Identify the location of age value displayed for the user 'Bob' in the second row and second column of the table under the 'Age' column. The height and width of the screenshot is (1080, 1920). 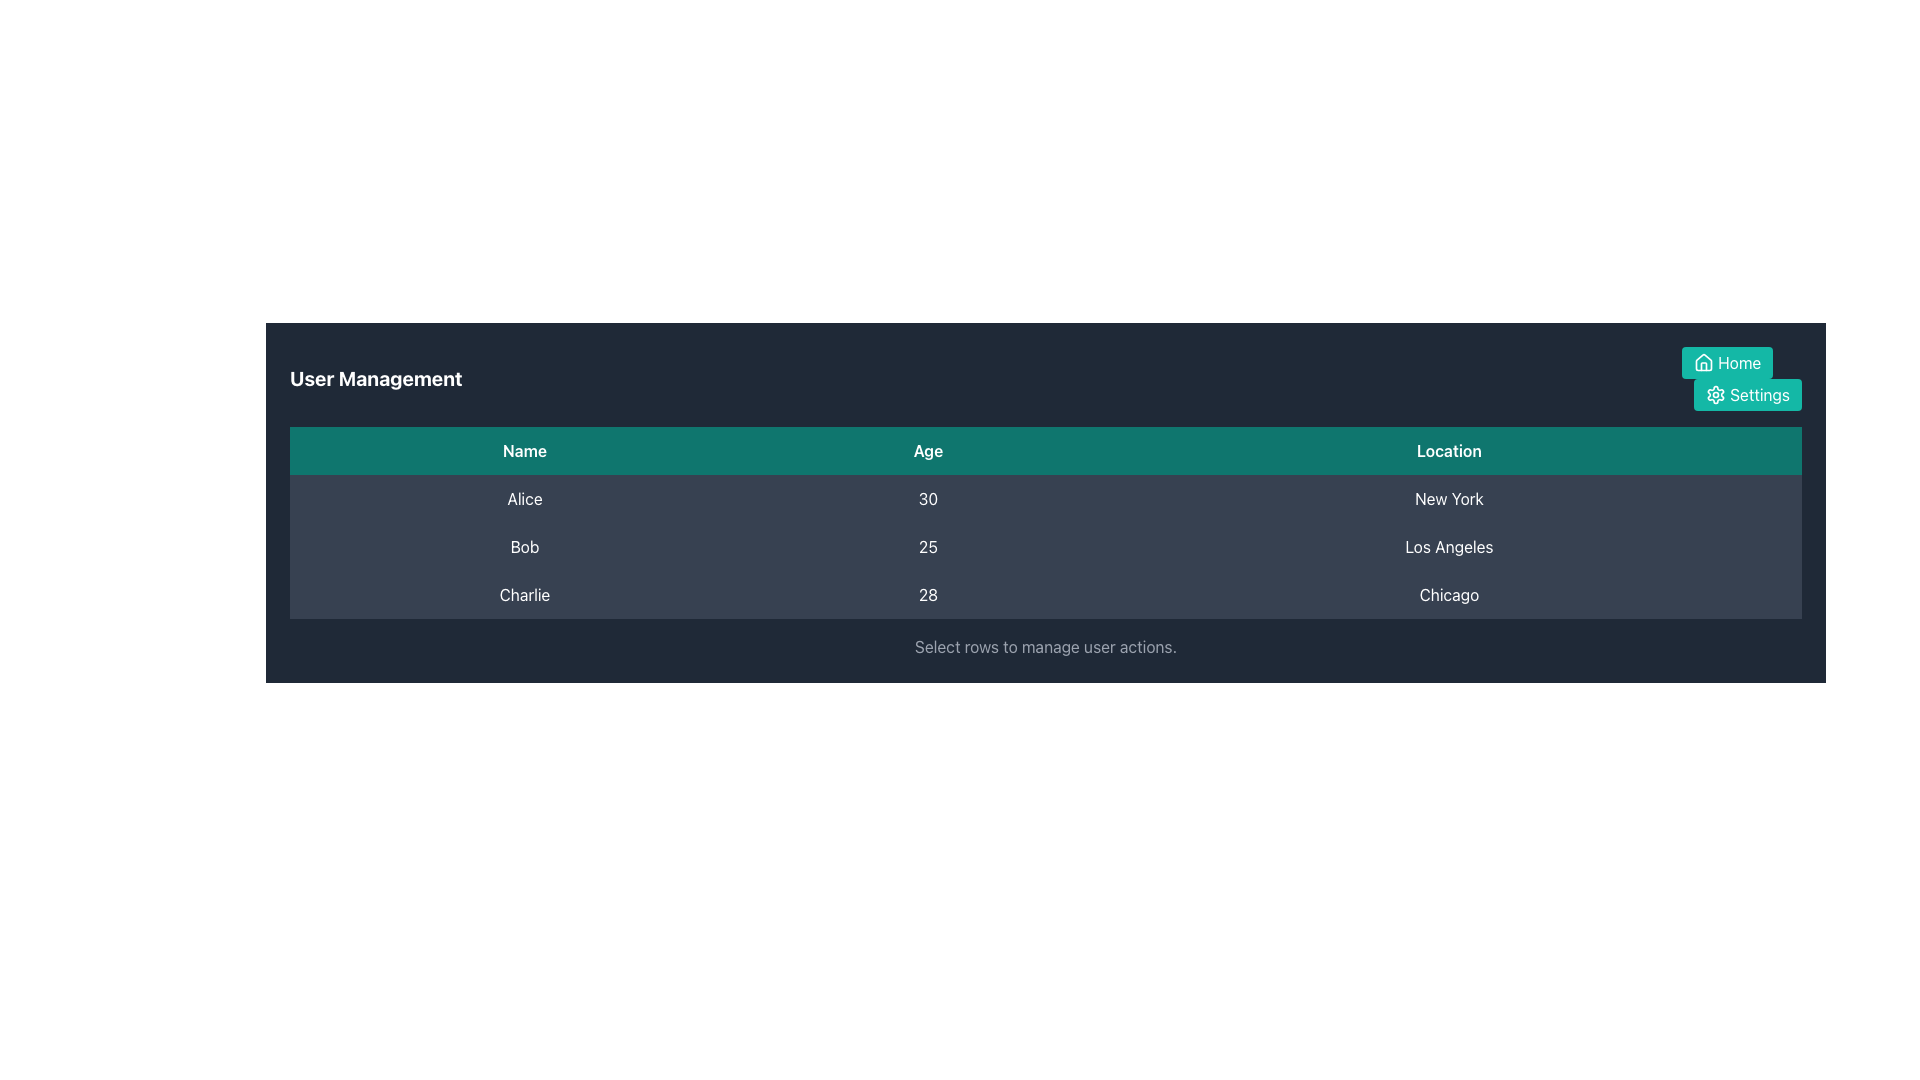
(927, 547).